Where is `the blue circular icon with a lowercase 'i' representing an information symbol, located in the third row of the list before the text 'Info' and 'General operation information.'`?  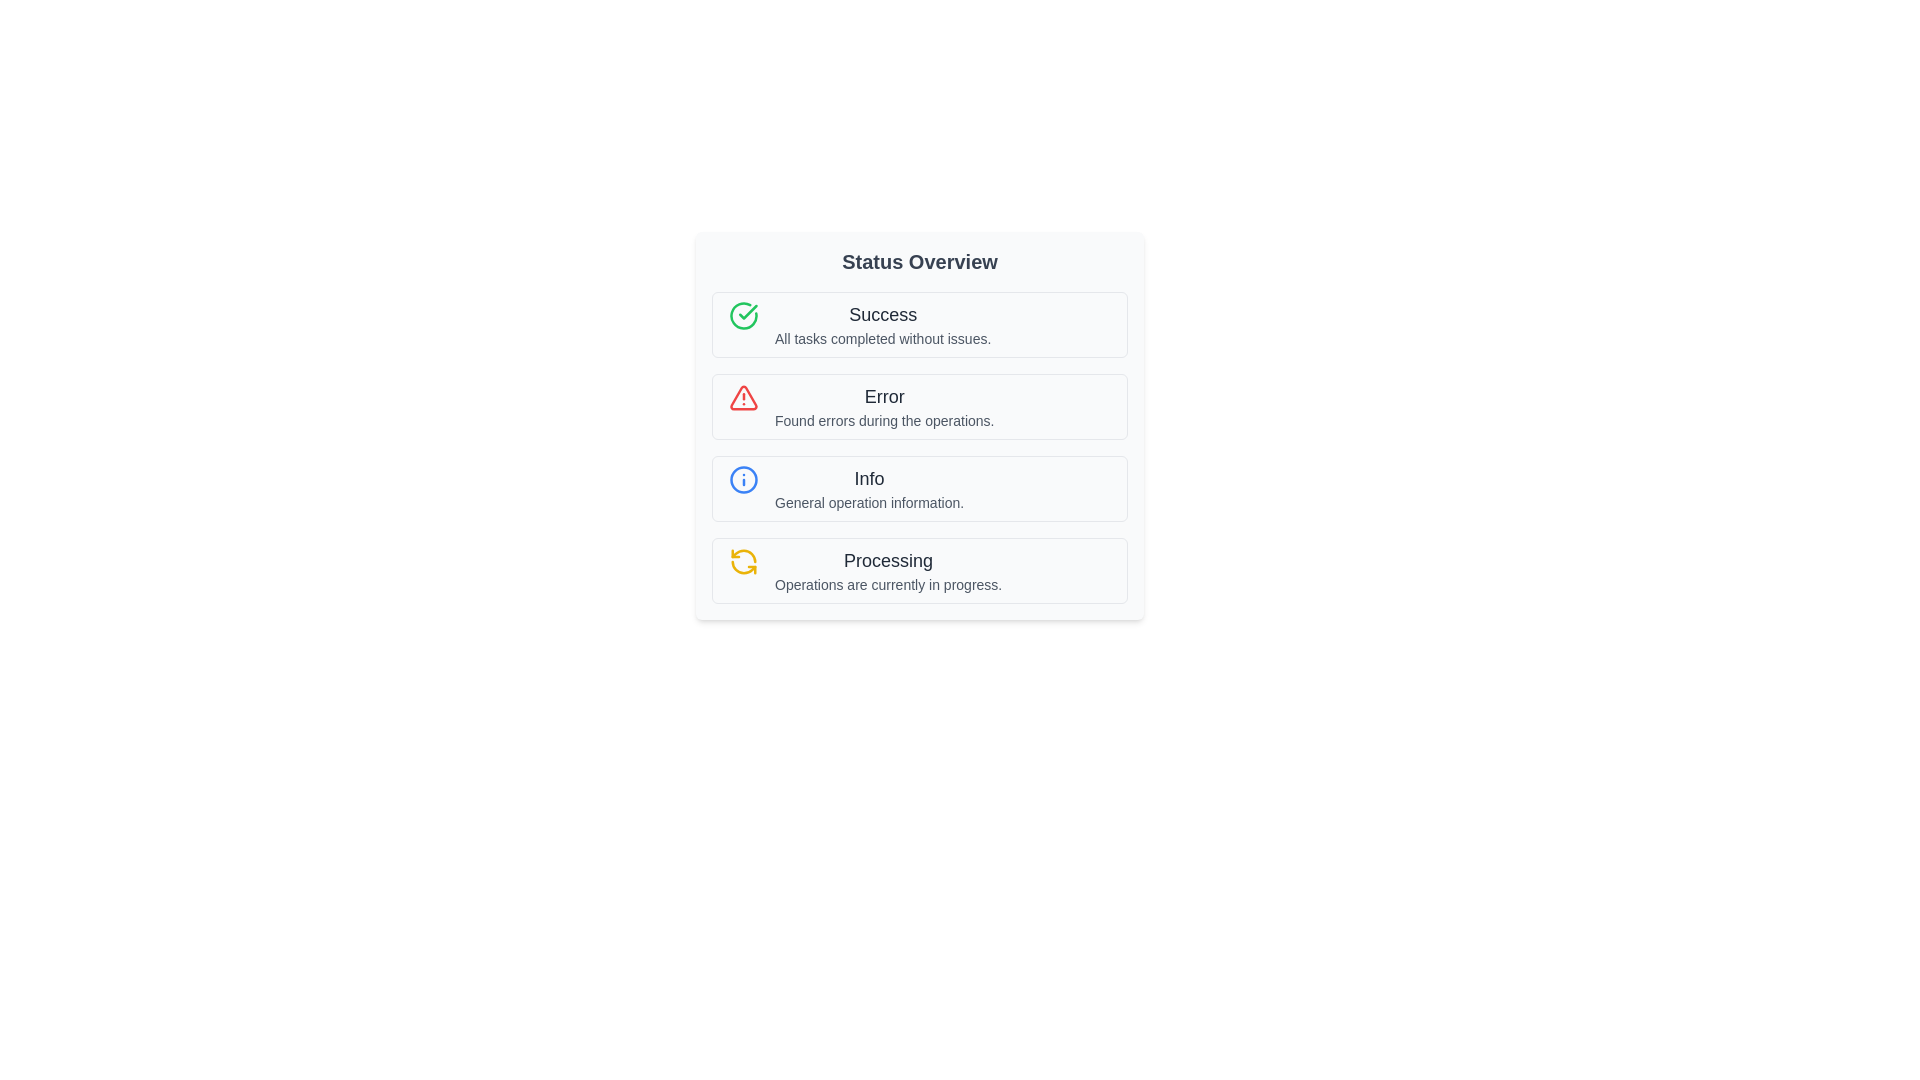
the blue circular icon with a lowercase 'i' representing an information symbol, located in the third row of the list before the text 'Info' and 'General operation information.' is located at coordinates (743, 479).